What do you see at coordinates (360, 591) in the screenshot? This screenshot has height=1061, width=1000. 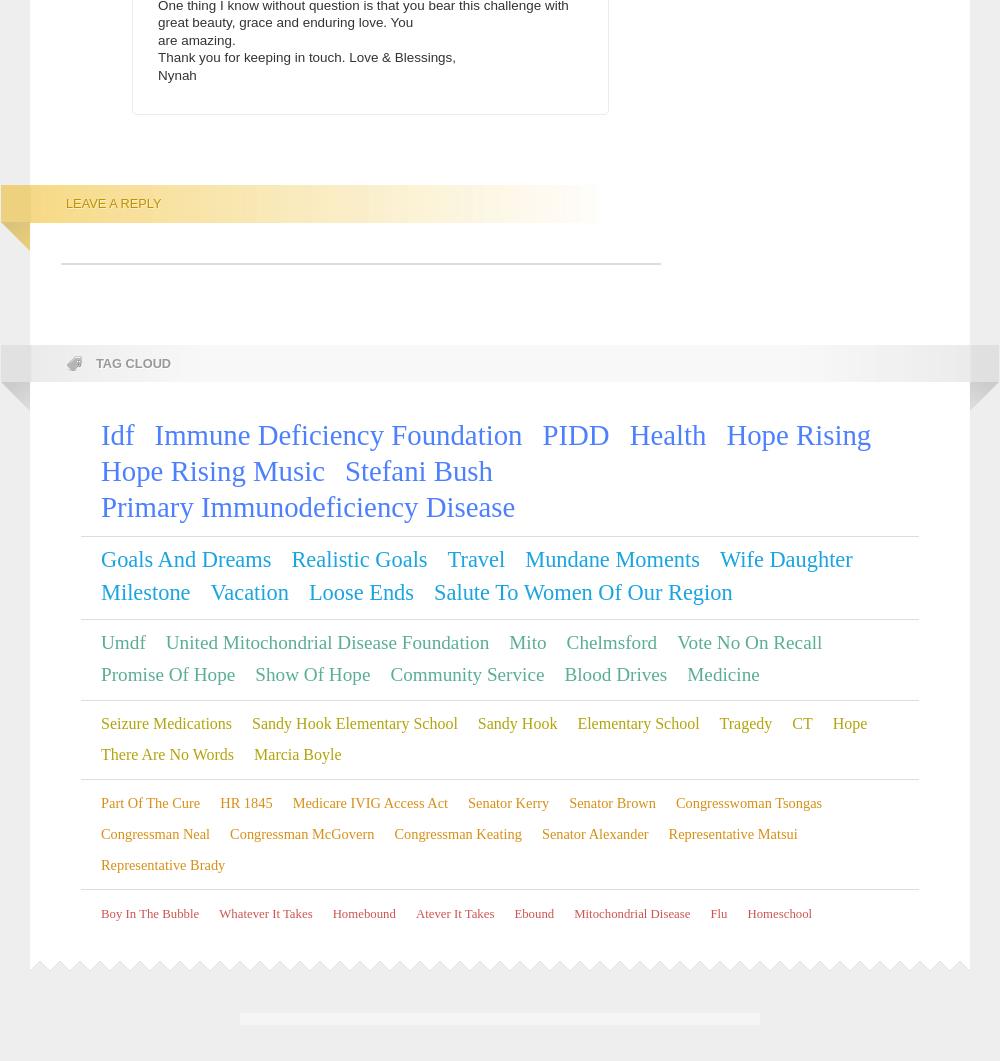 I see `'loose ends'` at bounding box center [360, 591].